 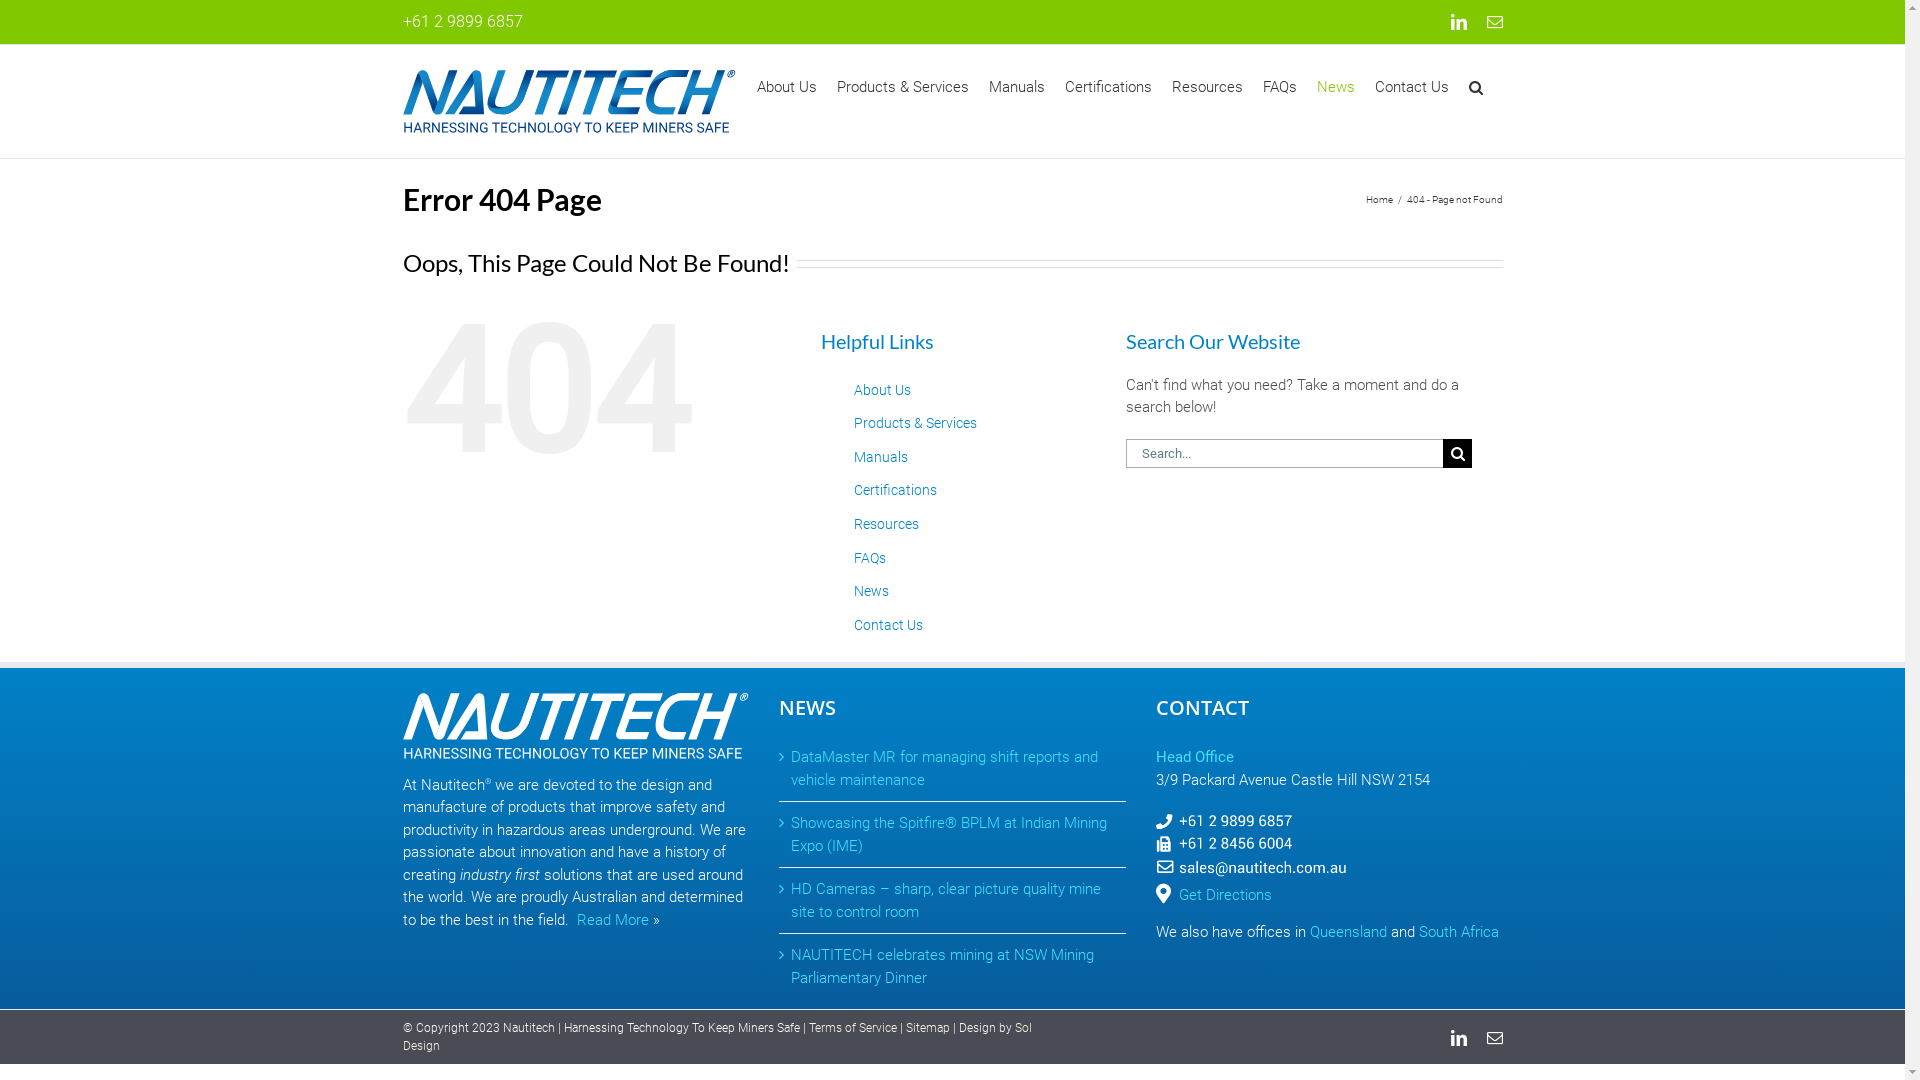 I want to click on 'Head Office', so click(x=1195, y=756).